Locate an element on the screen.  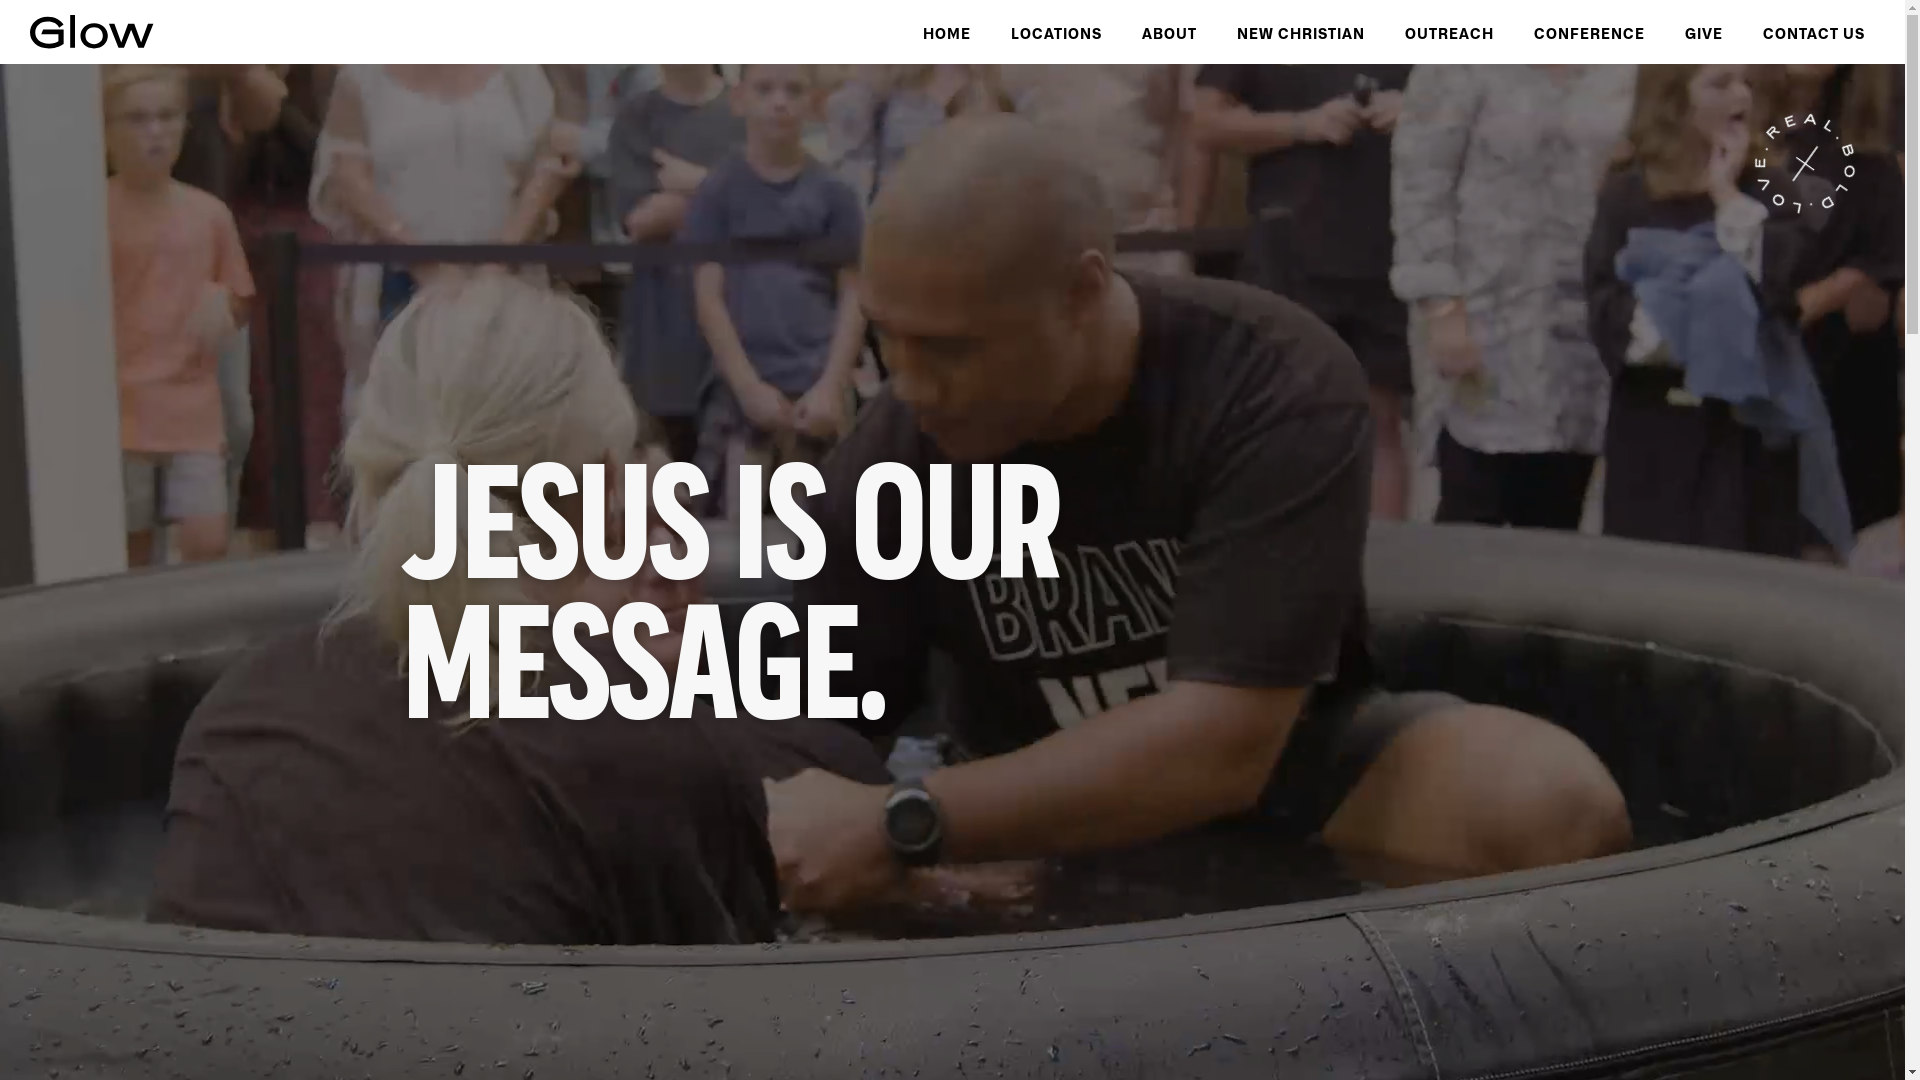
'HOME' is located at coordinates (945, 31).